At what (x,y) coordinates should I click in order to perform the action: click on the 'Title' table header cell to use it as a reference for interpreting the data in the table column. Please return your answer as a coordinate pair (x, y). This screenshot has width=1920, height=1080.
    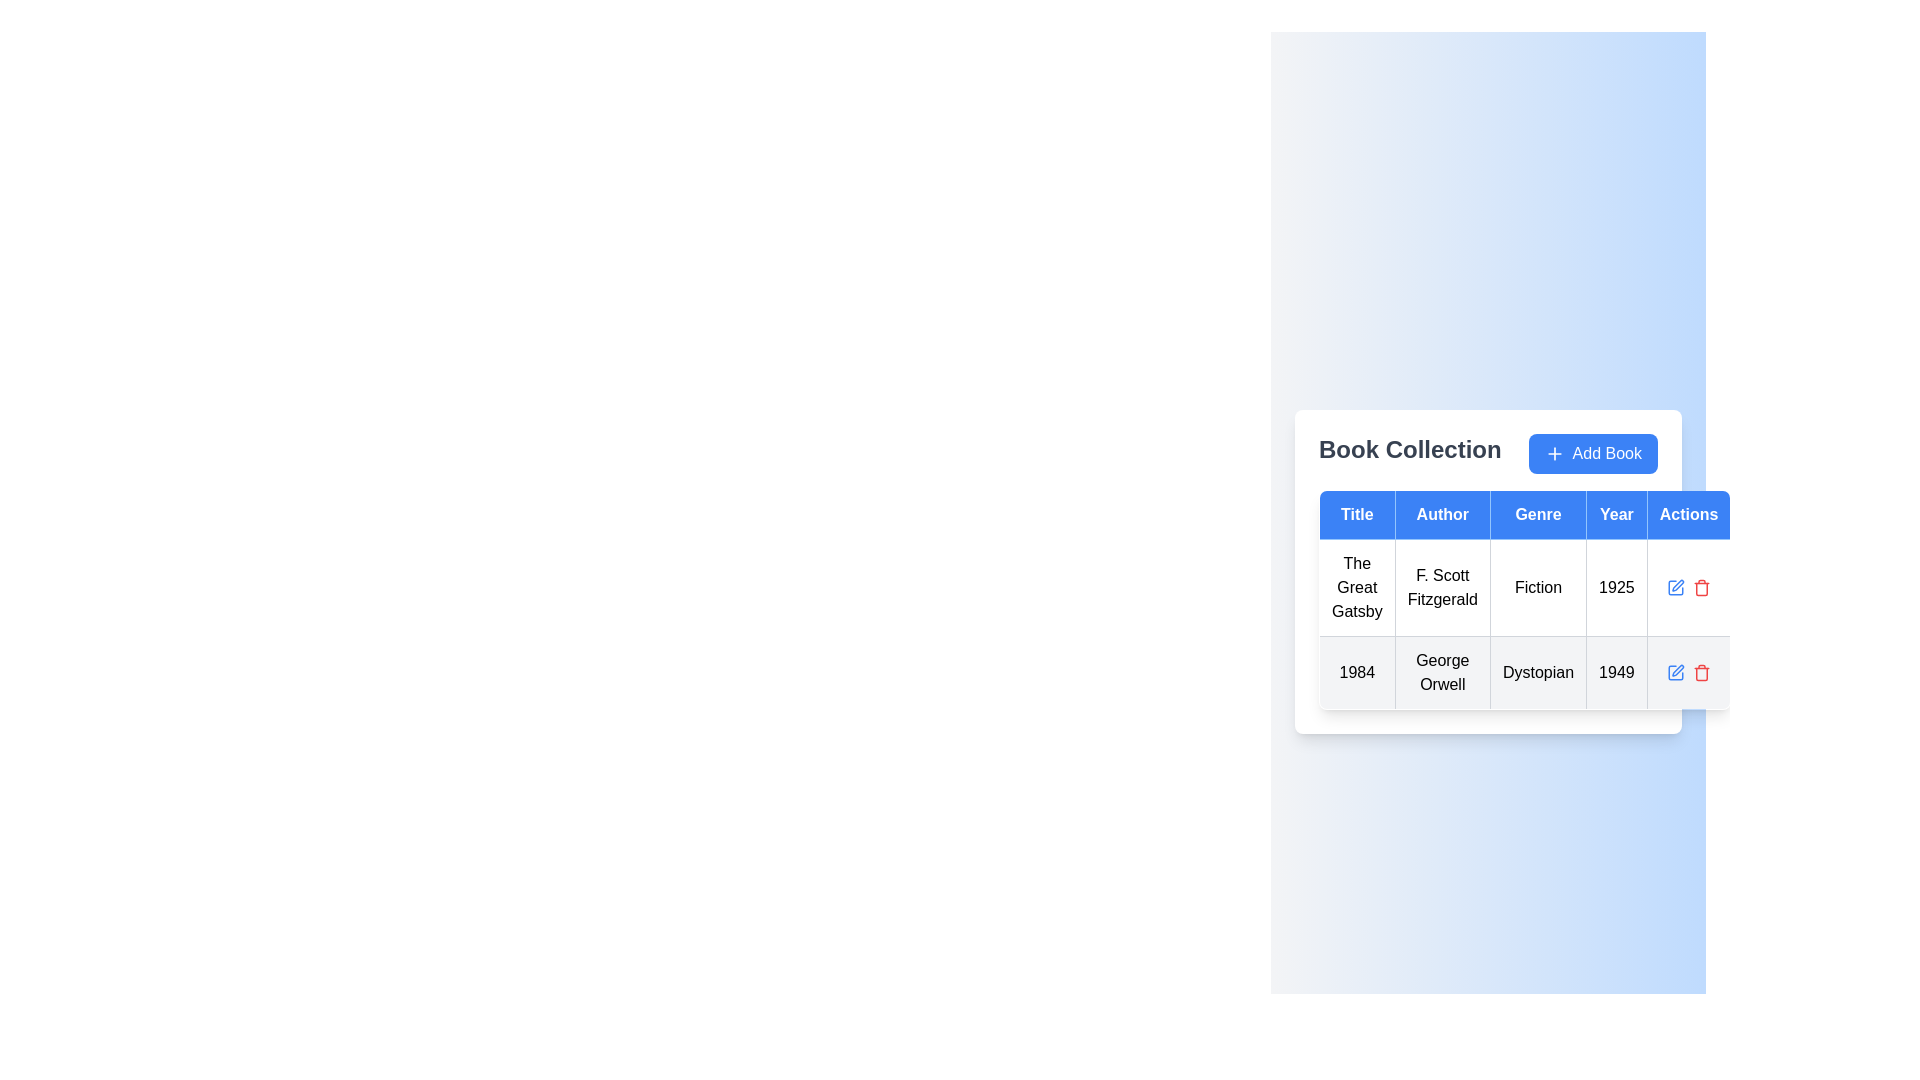
    Looking at the image, I should click on (1357, 514).